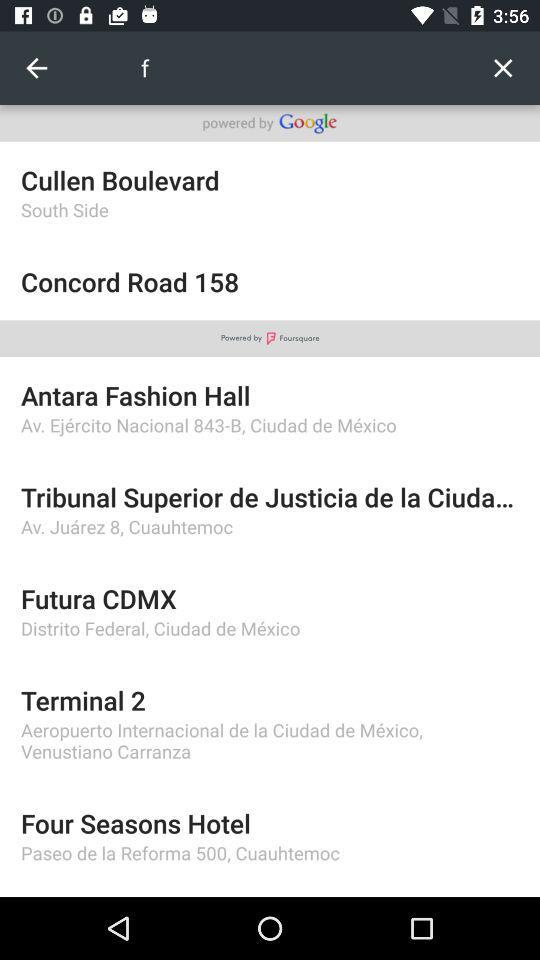  I want to click on distrito federal ciudad item, so click(270, 627).